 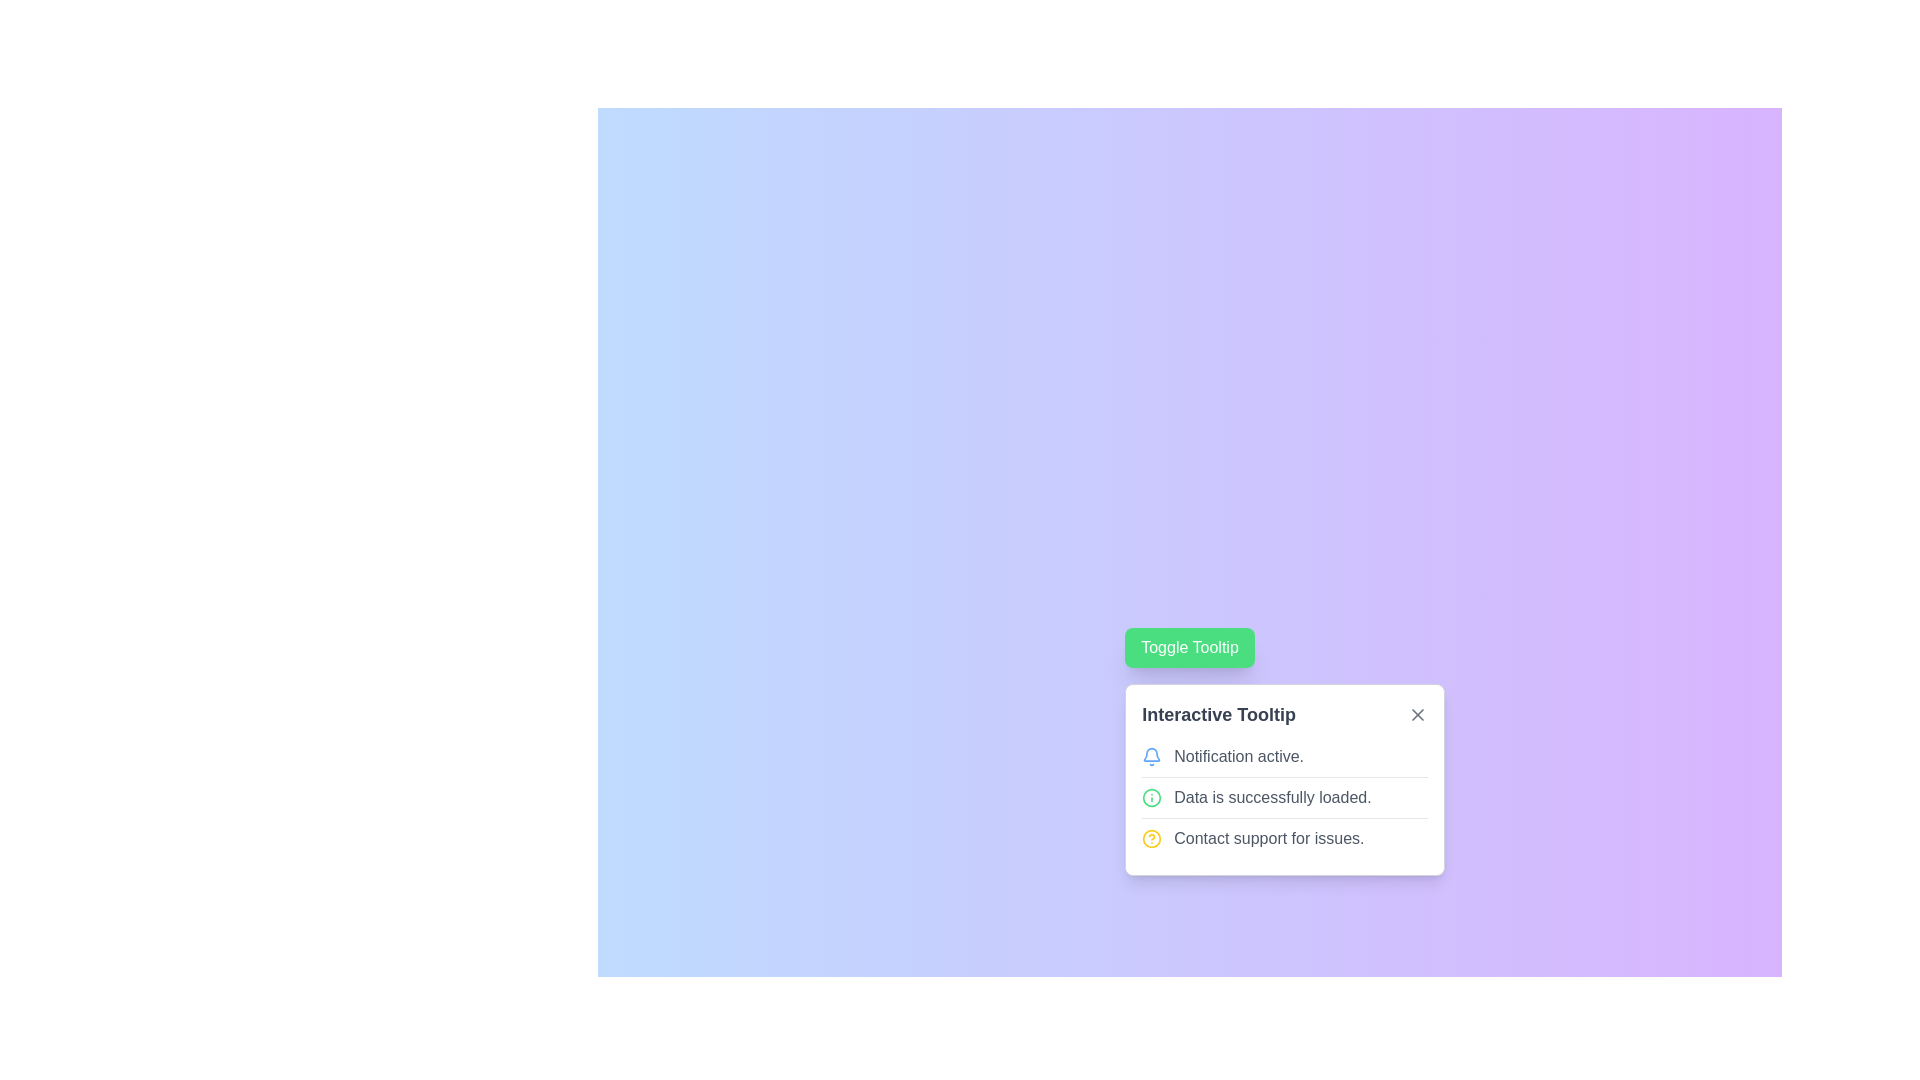 What do you see at coordinates (1152, 797) in the screenshot?
I see `the information icon with a green border and white center, featuring an 'i' symbol, located to the left of the text 'Data is successfully loaded.'` at bounding box center [1152, 797].